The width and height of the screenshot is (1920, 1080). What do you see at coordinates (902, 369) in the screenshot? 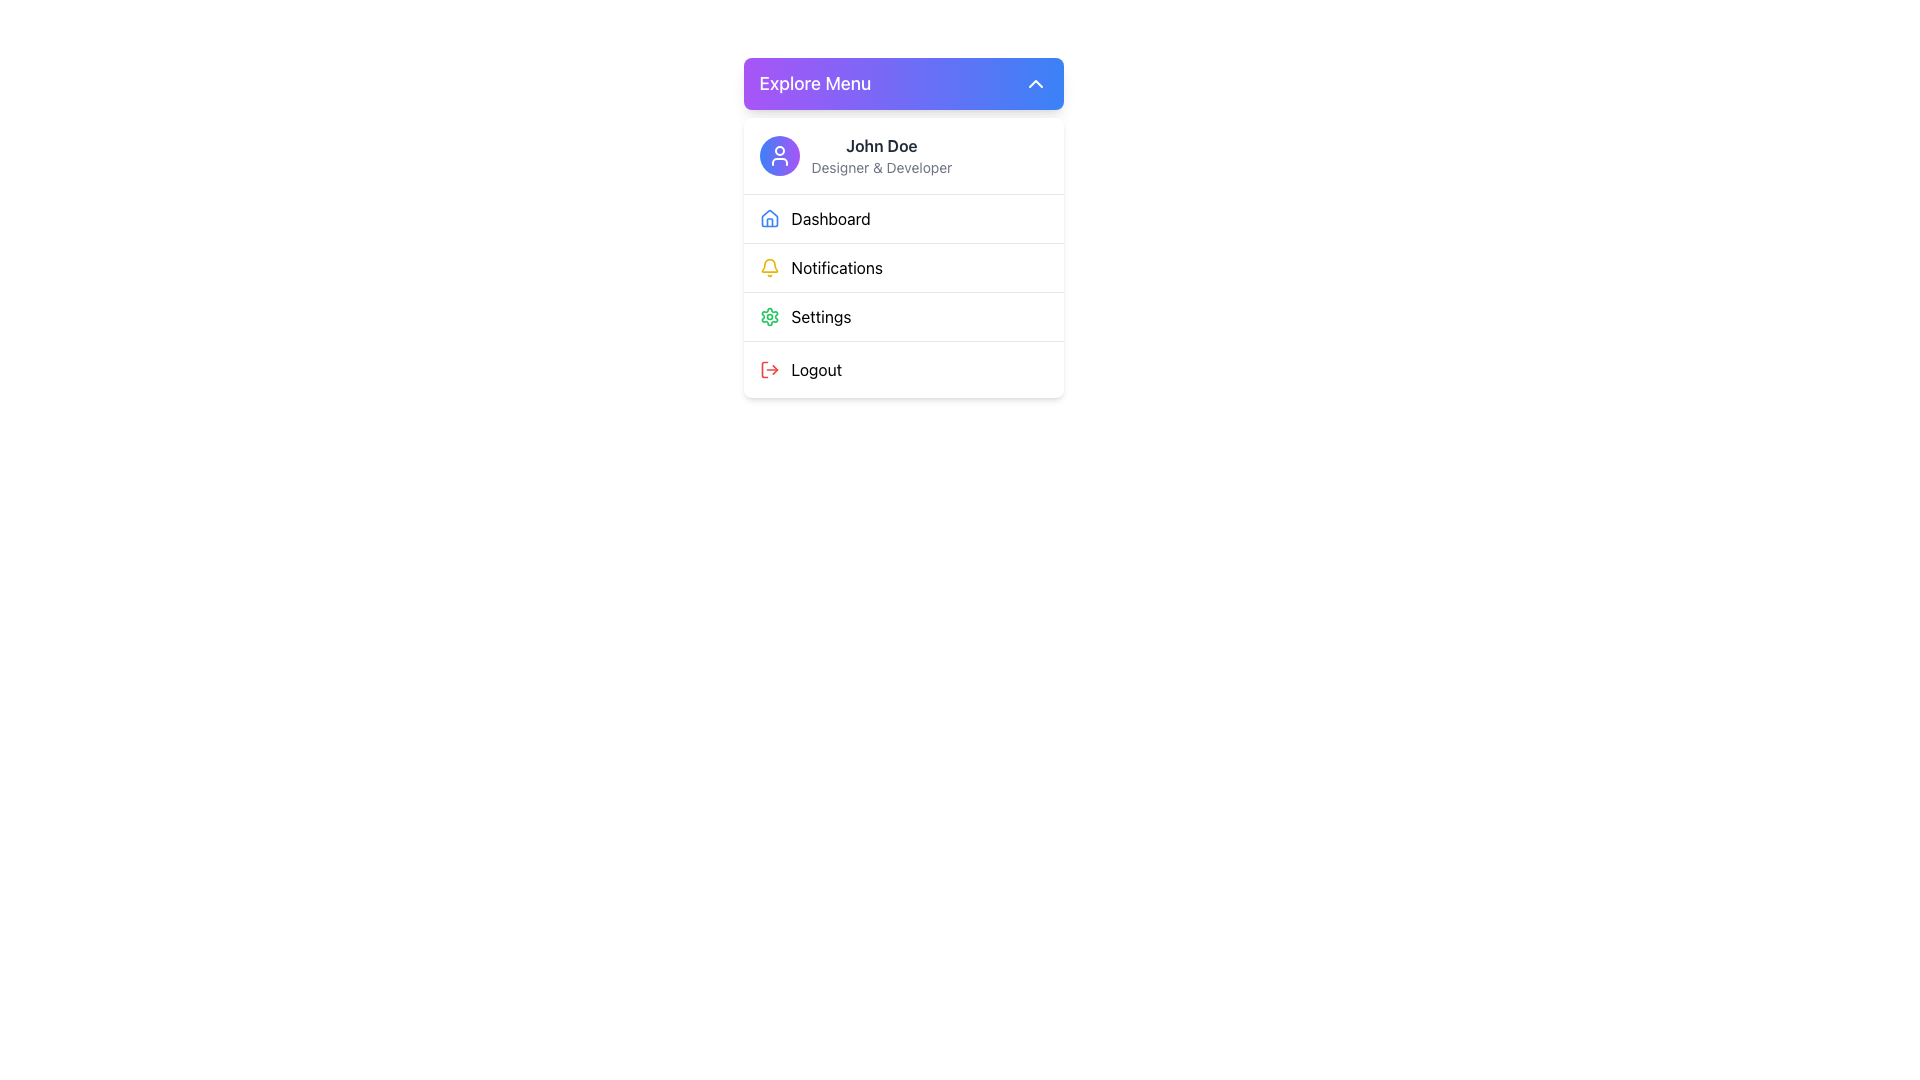
I see `the 'Logout' menu item, which is the fifth item in a vertical dropdown list, to change its background color` at bounding box center [902, 369].